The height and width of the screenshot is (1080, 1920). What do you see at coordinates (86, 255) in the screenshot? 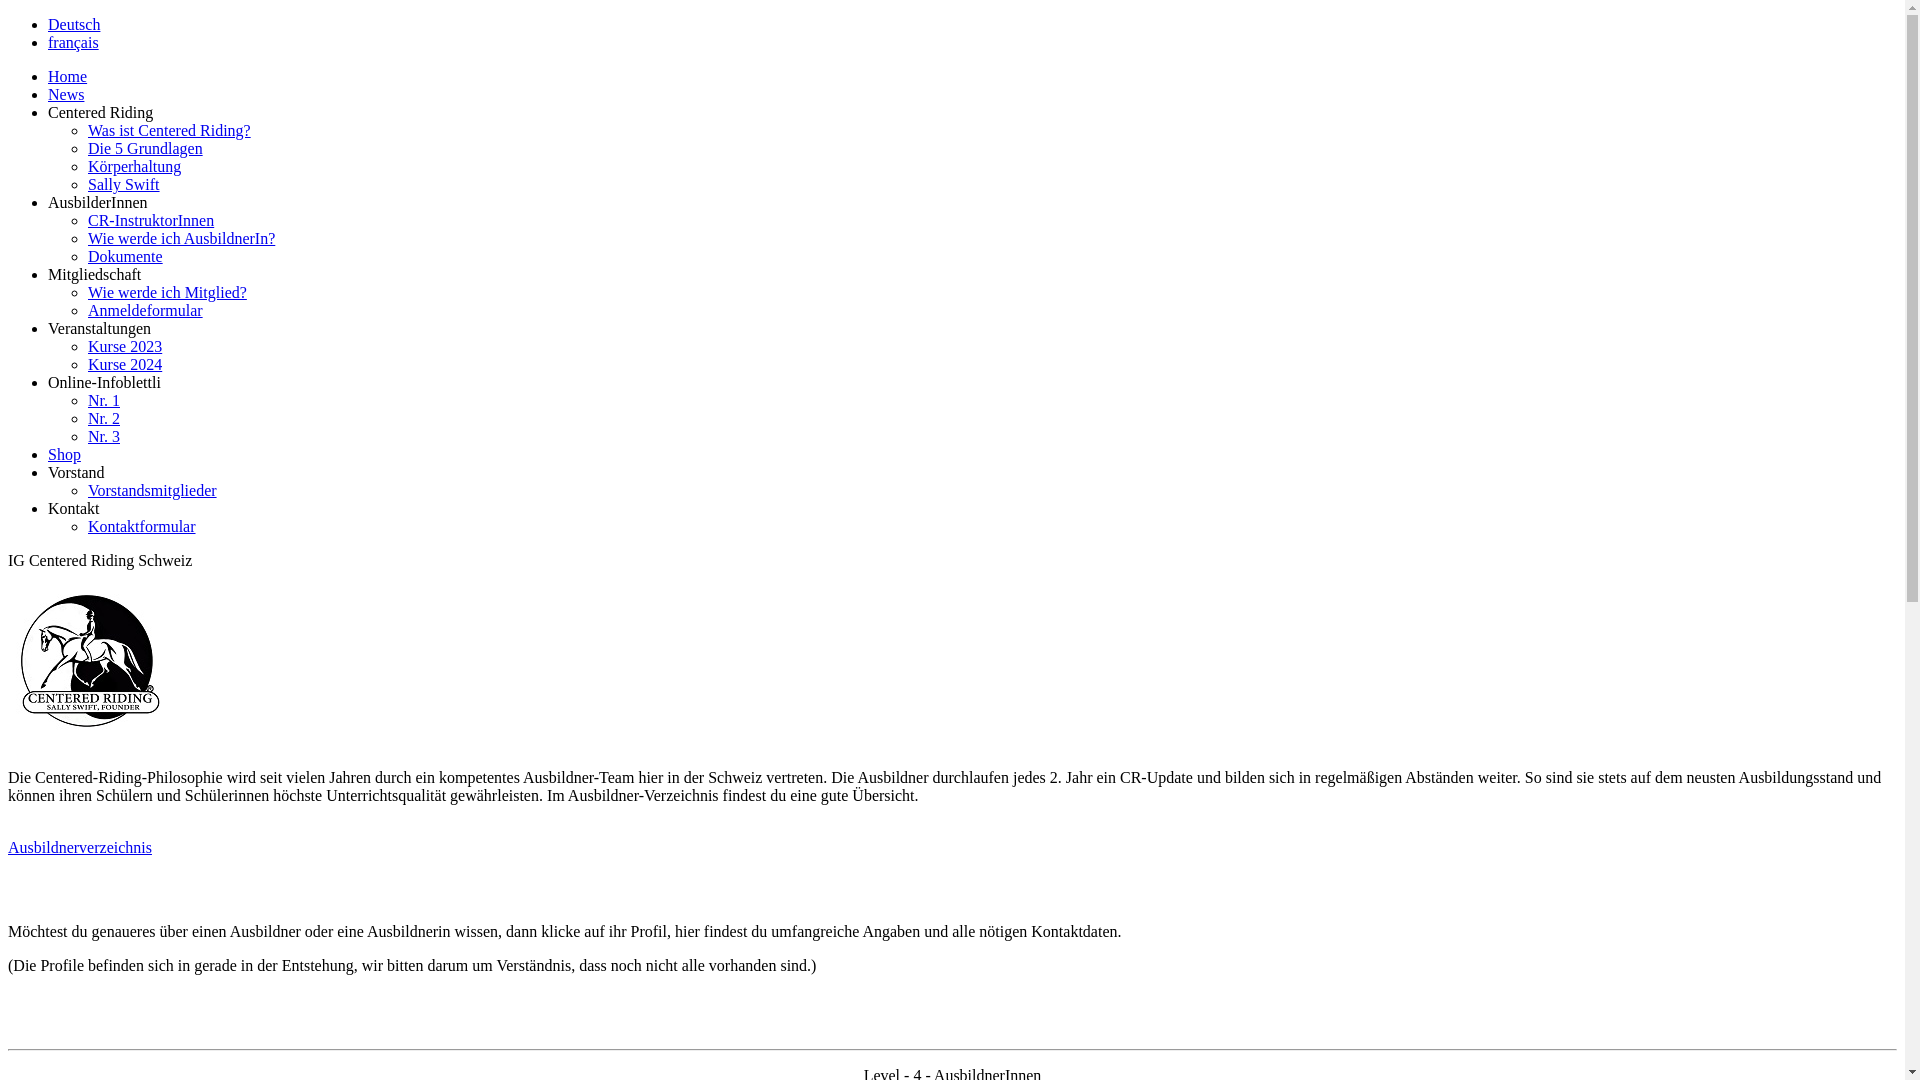
I see `'Dokumente'` at bounding box center [86, 255].